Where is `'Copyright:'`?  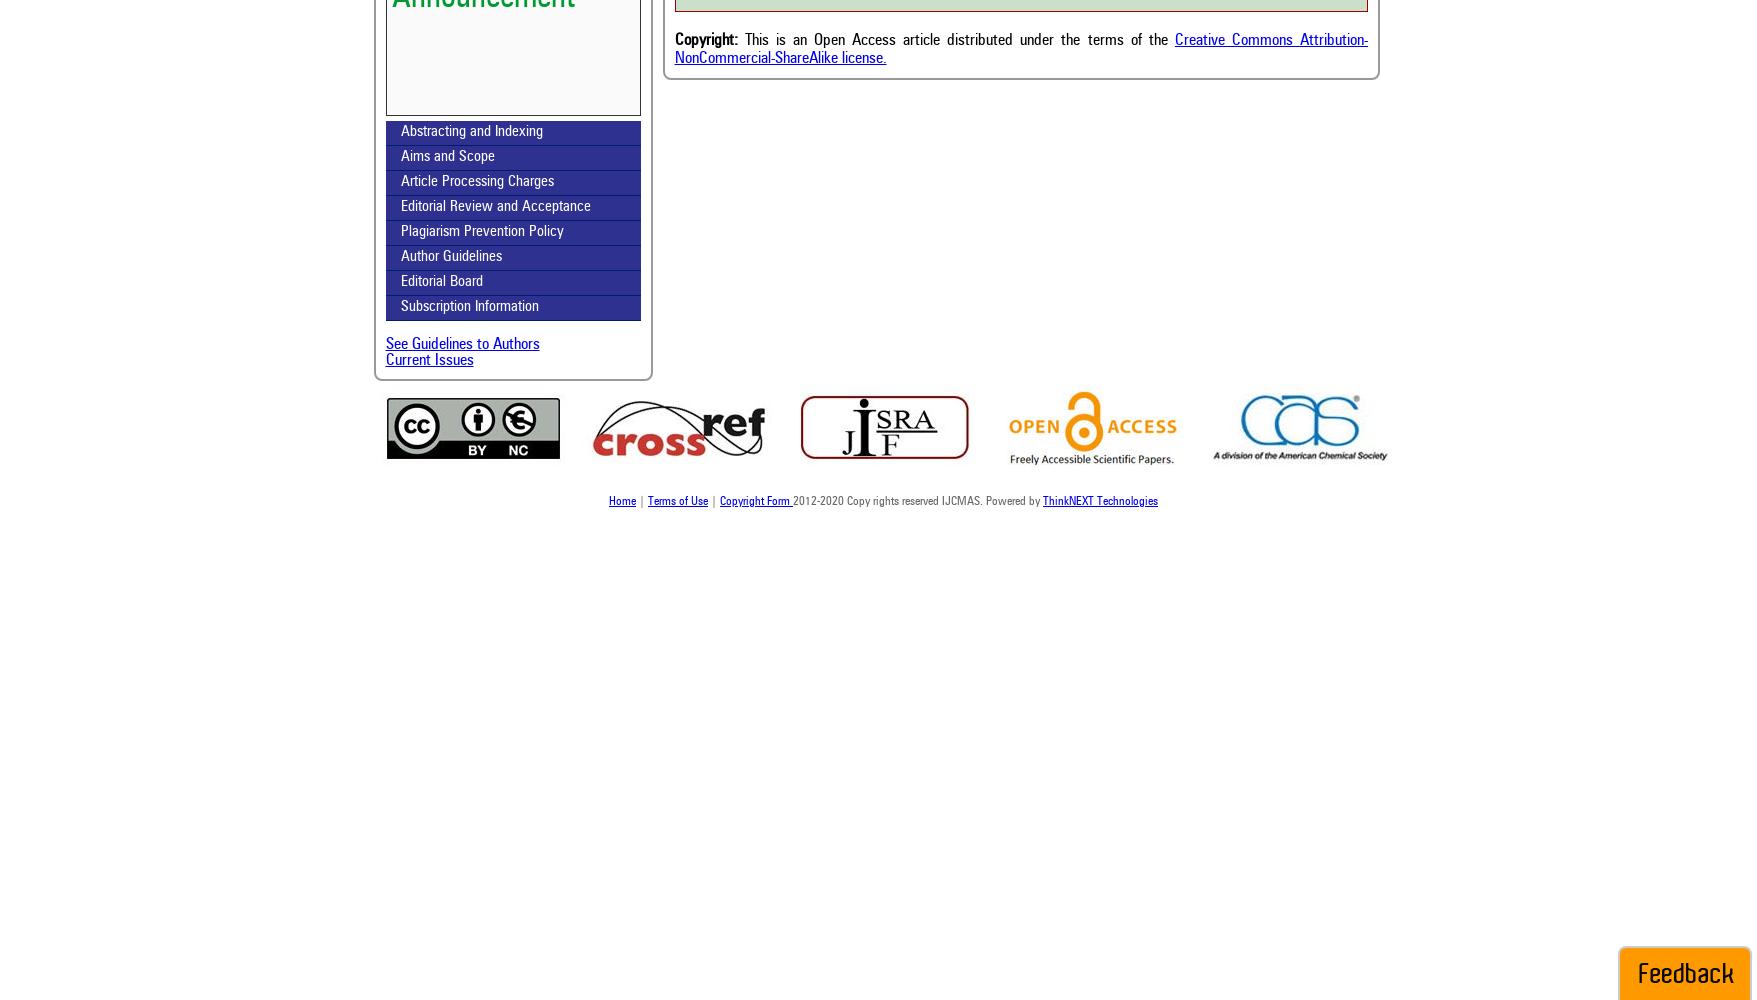
'Copyright:' is located at coordinates (704, 40).